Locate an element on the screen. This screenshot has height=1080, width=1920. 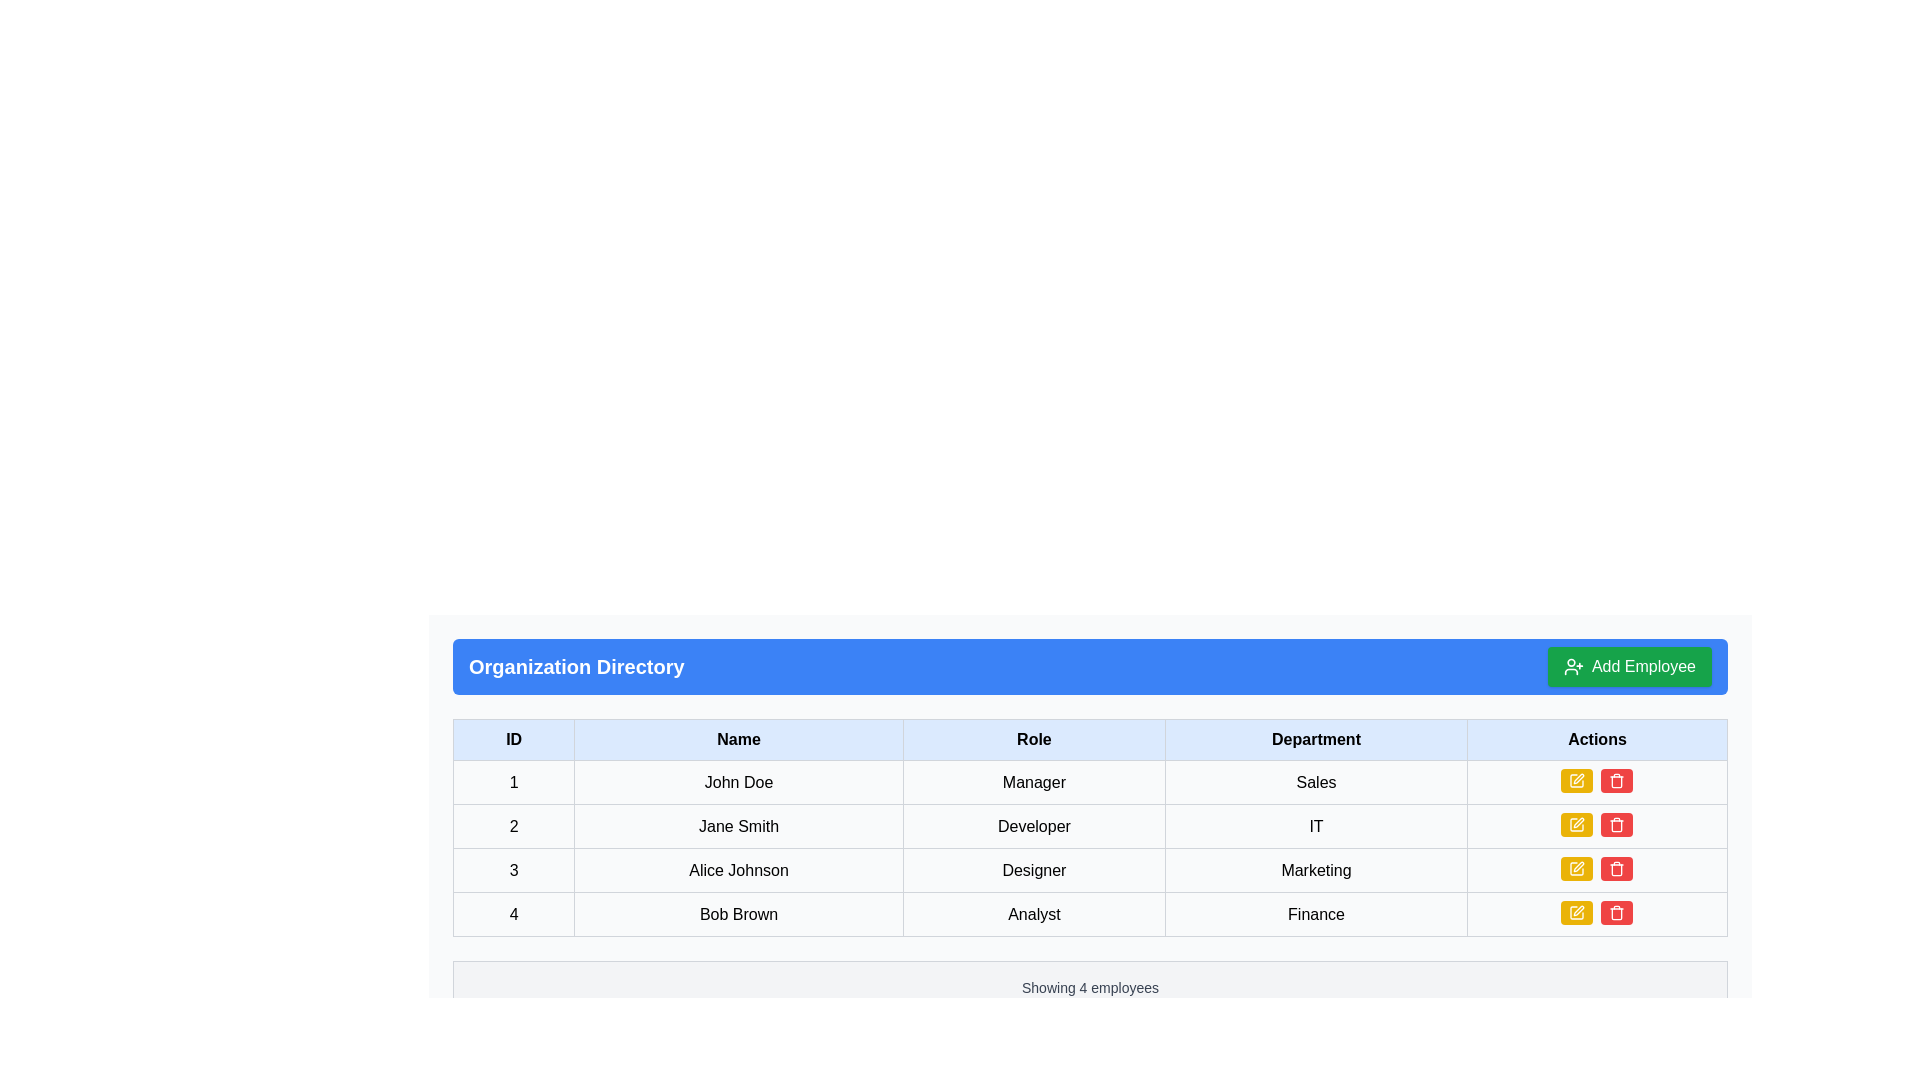
the red delete button with a trash bin icon located in the last column of the fourth row under the 'Actions' header is located at coordinates (1617, 913).